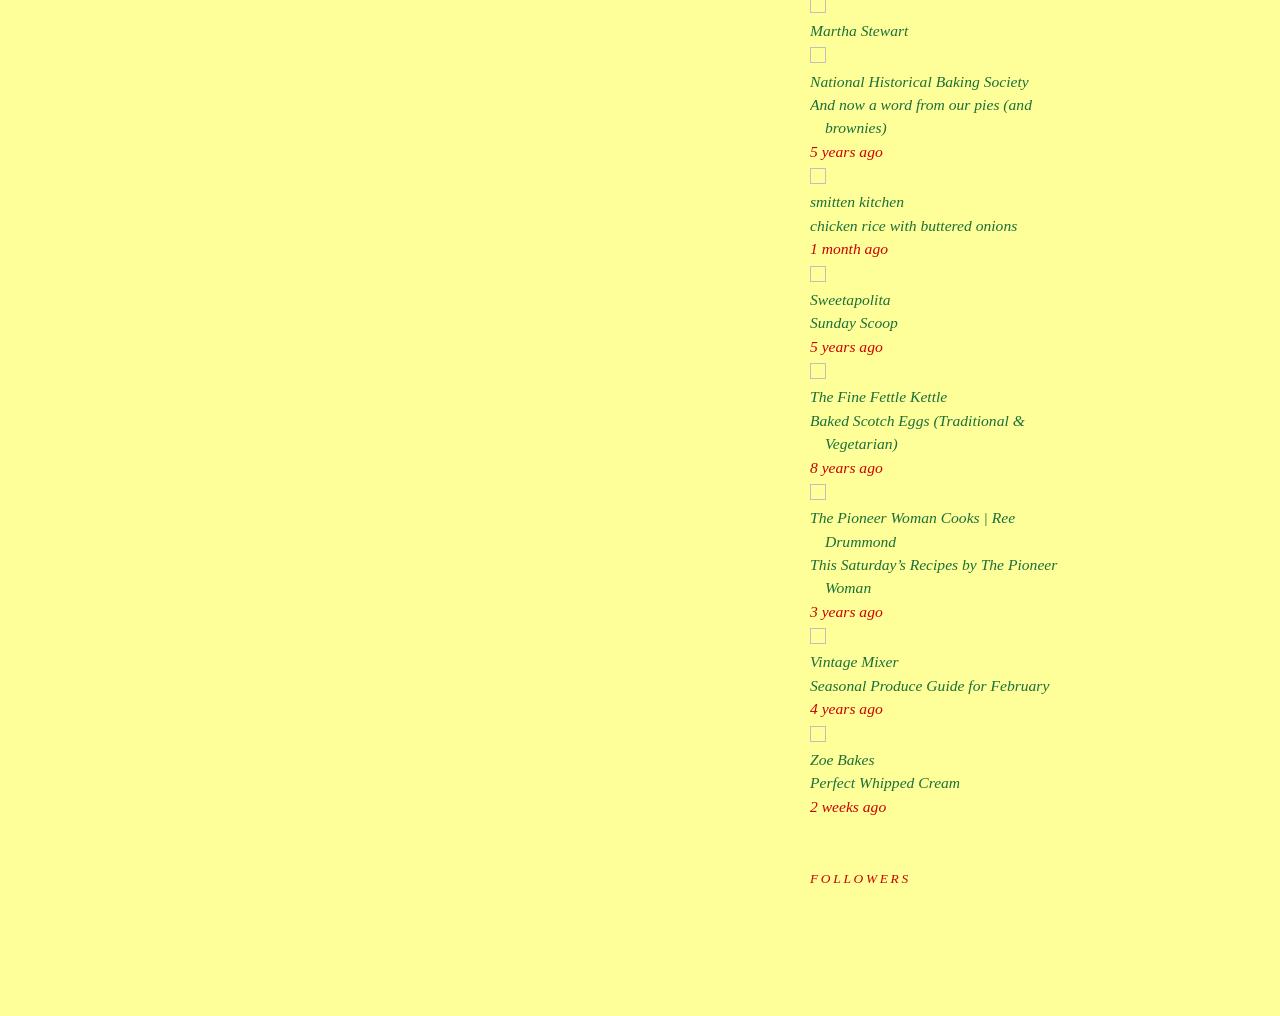 This screenshot has height=1016, width=1280. Describe the element at coordinates (848, 248) in the screenshot. I see `'1 month ago'` at that location.